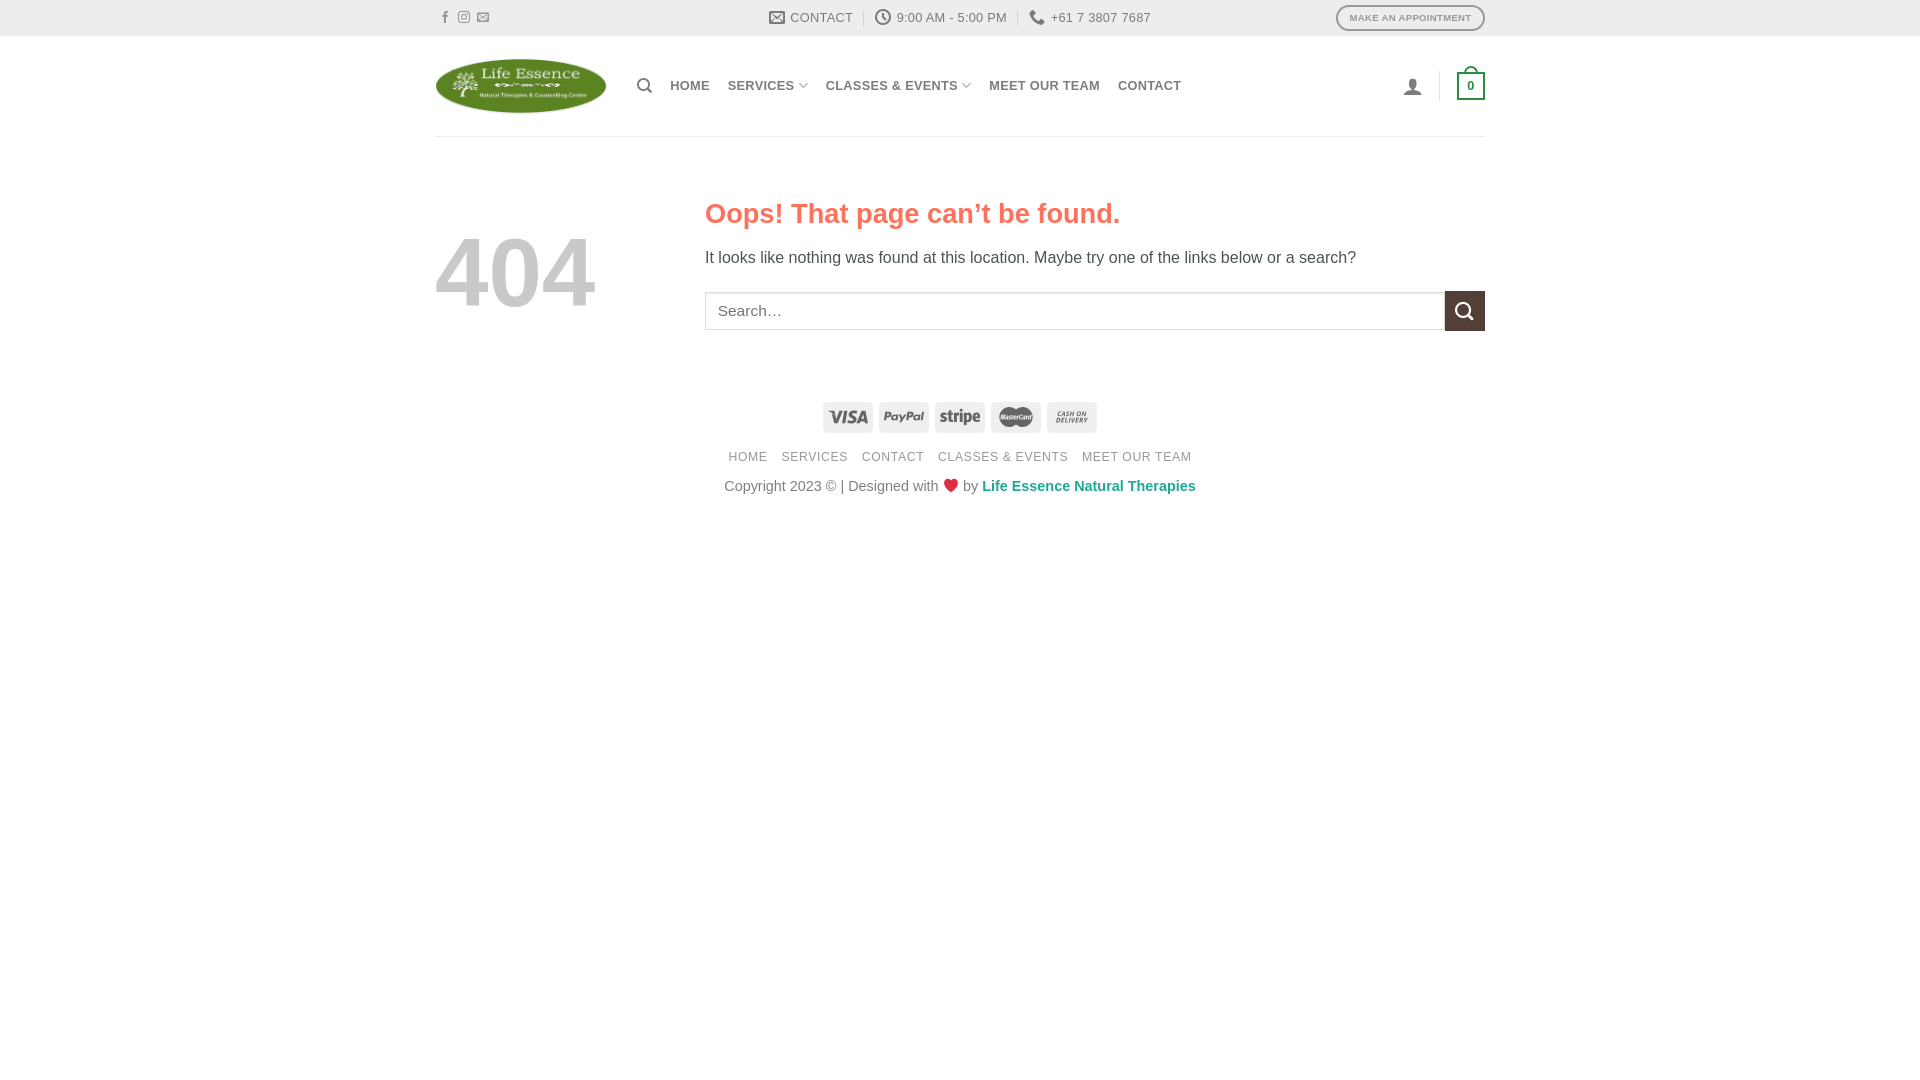 Image resolution: width=1920 pixels, height=1080 pixels. Describe the element at coordinates (897, 84) in the screenshot. I see `'CLASSES & EVENTS'` at that location.